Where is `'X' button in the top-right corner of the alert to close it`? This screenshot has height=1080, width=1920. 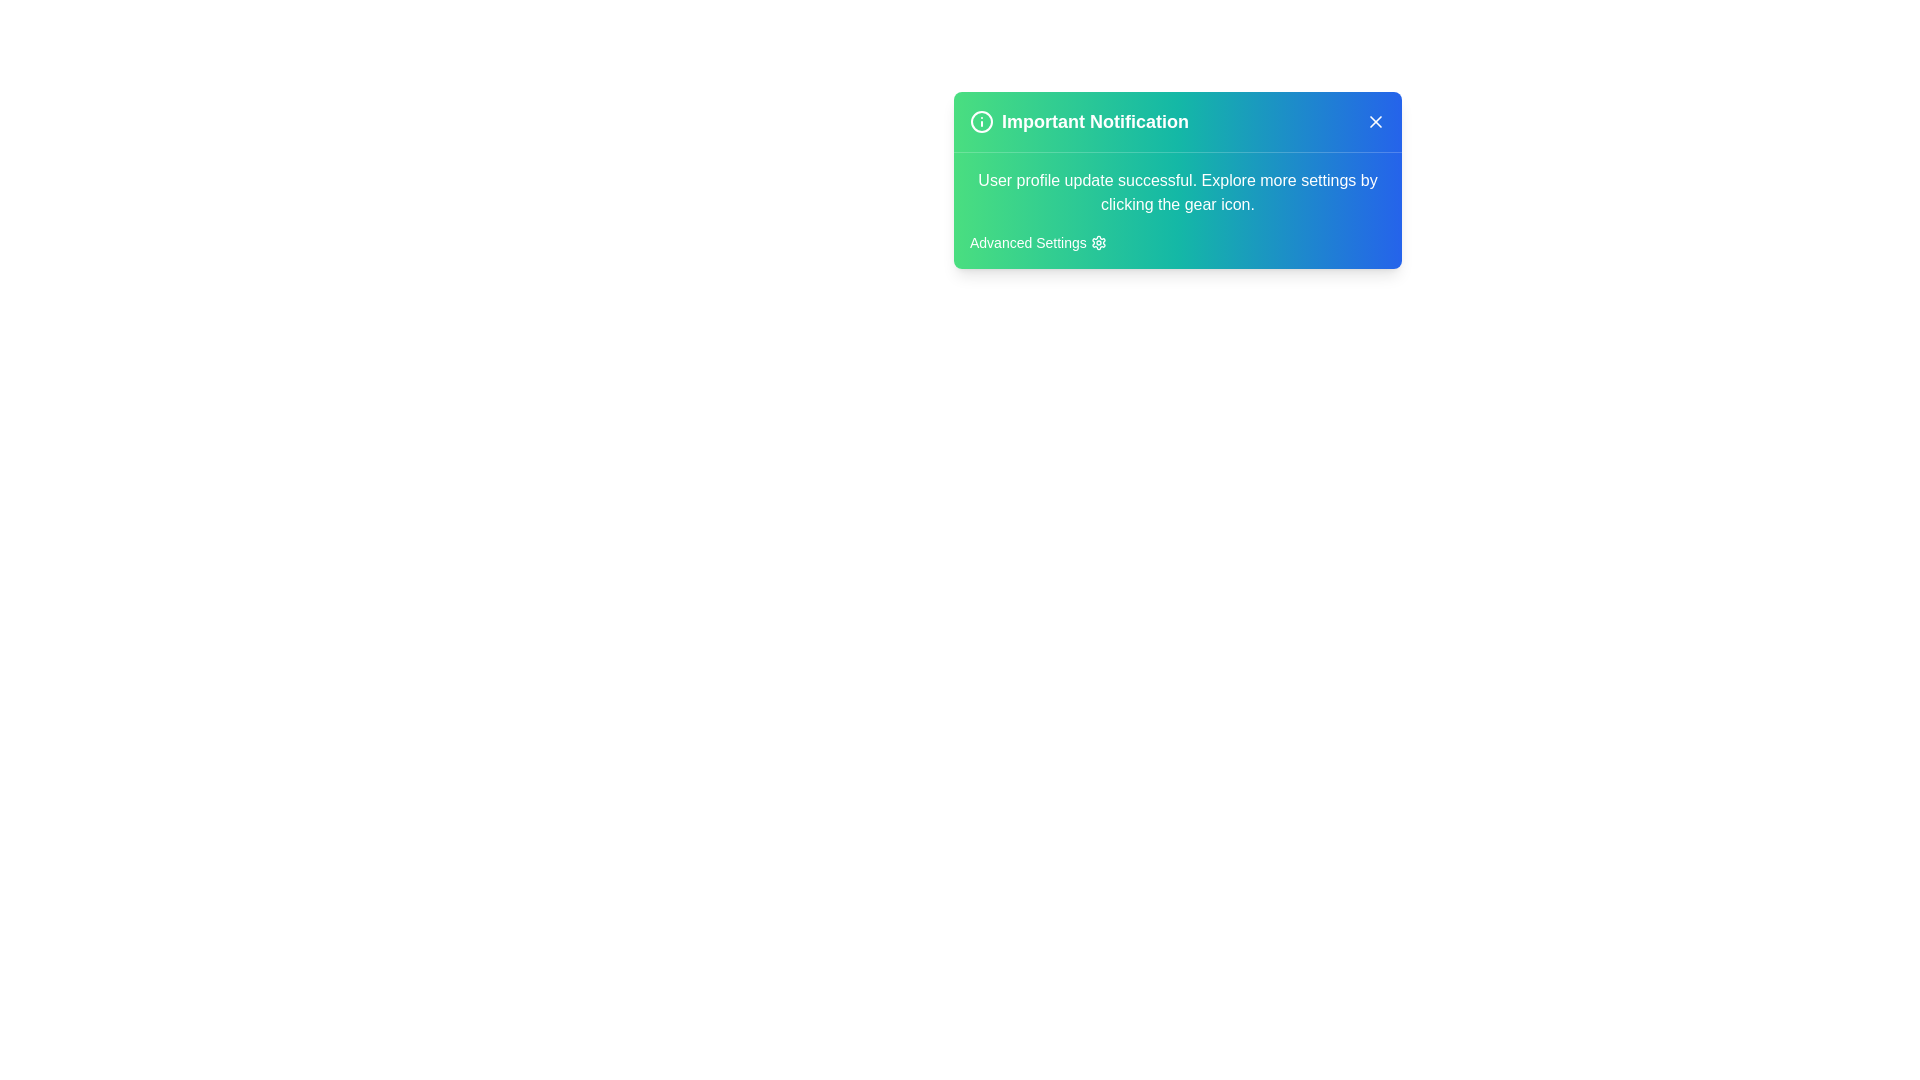 'X' button in the top-right corner of the alert to close it is located at coordinates (1375, 122).